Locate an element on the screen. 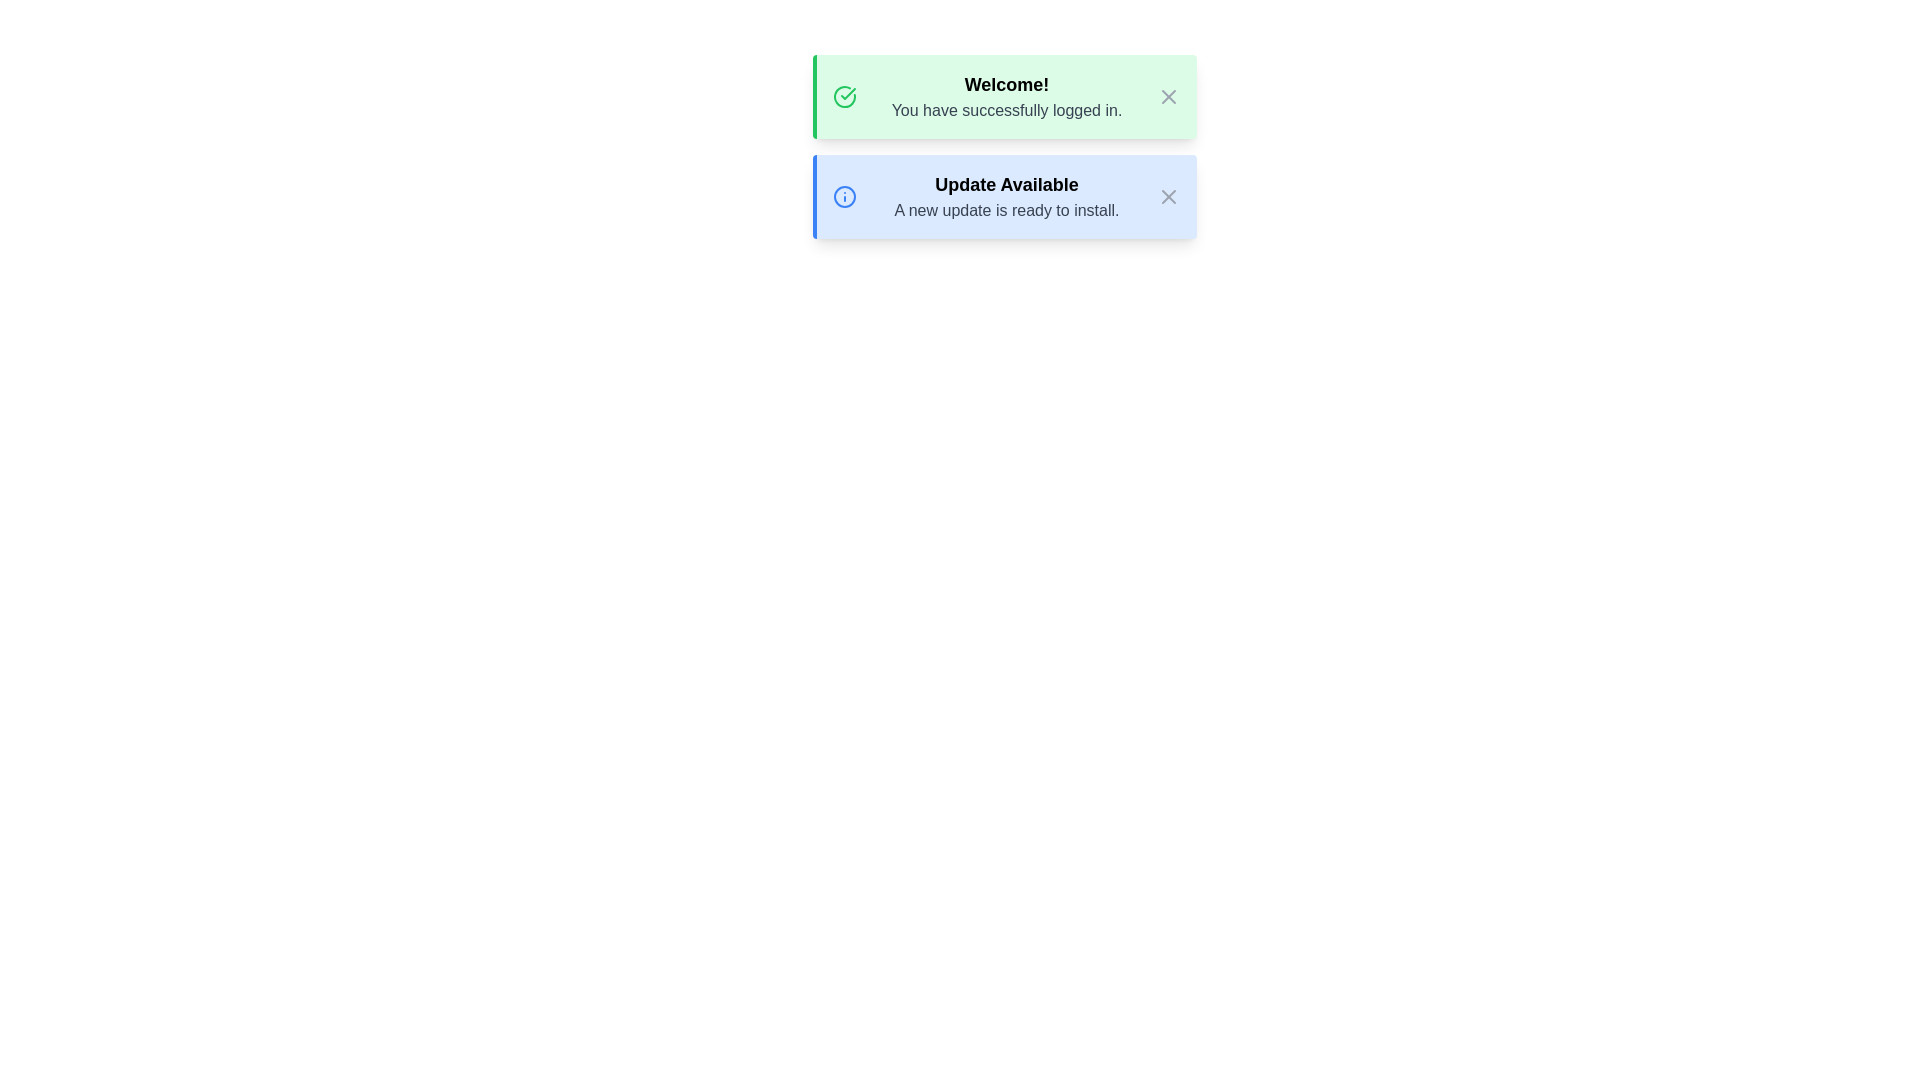 The height and width of the screenshot is (1080, 1920). the dismiss button located in the top-right corner of the green notification card displaying the message 'Welcome! You have successfully logged in.' to observe the styling change is located at coordinates (1169, 96).